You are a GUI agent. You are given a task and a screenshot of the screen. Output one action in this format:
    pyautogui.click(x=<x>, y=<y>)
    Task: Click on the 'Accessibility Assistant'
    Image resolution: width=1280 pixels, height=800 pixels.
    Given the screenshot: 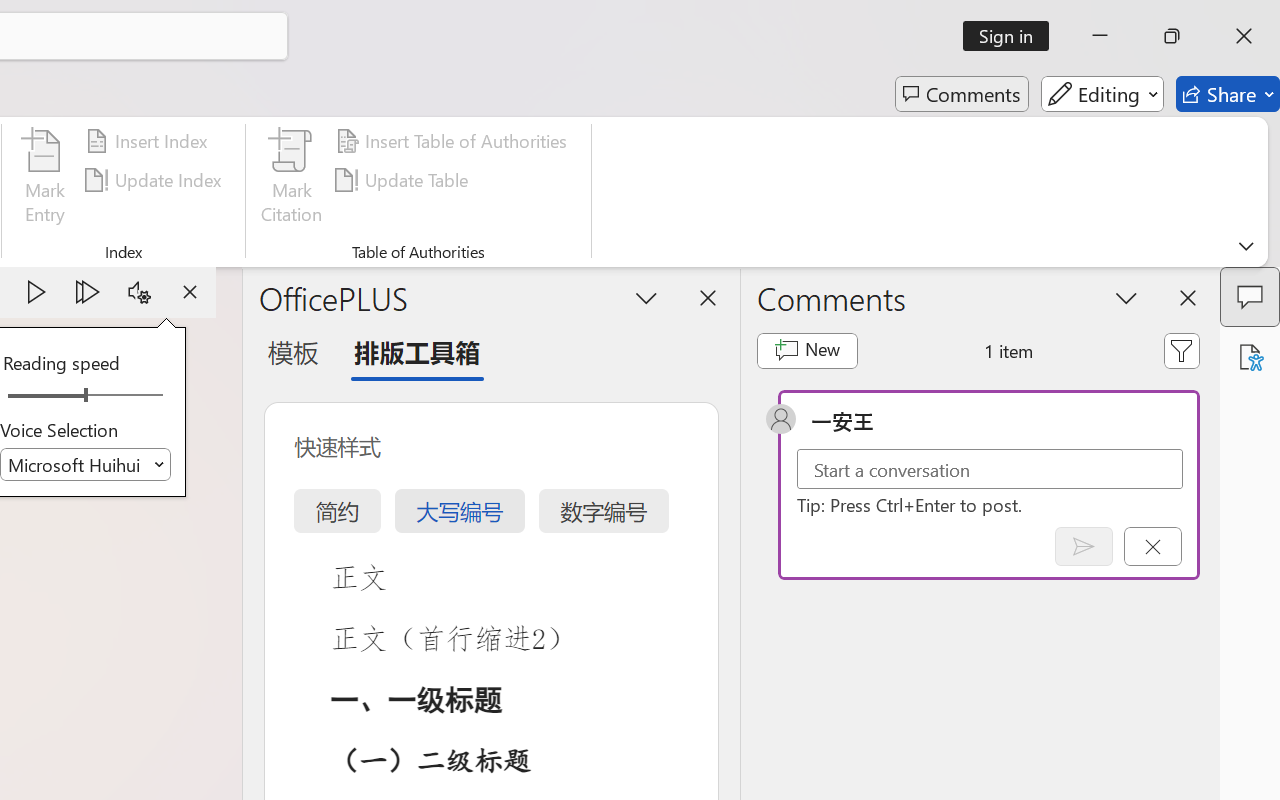 What is the action you would take?
    pyautogui.click(x=1248, y=357)
    